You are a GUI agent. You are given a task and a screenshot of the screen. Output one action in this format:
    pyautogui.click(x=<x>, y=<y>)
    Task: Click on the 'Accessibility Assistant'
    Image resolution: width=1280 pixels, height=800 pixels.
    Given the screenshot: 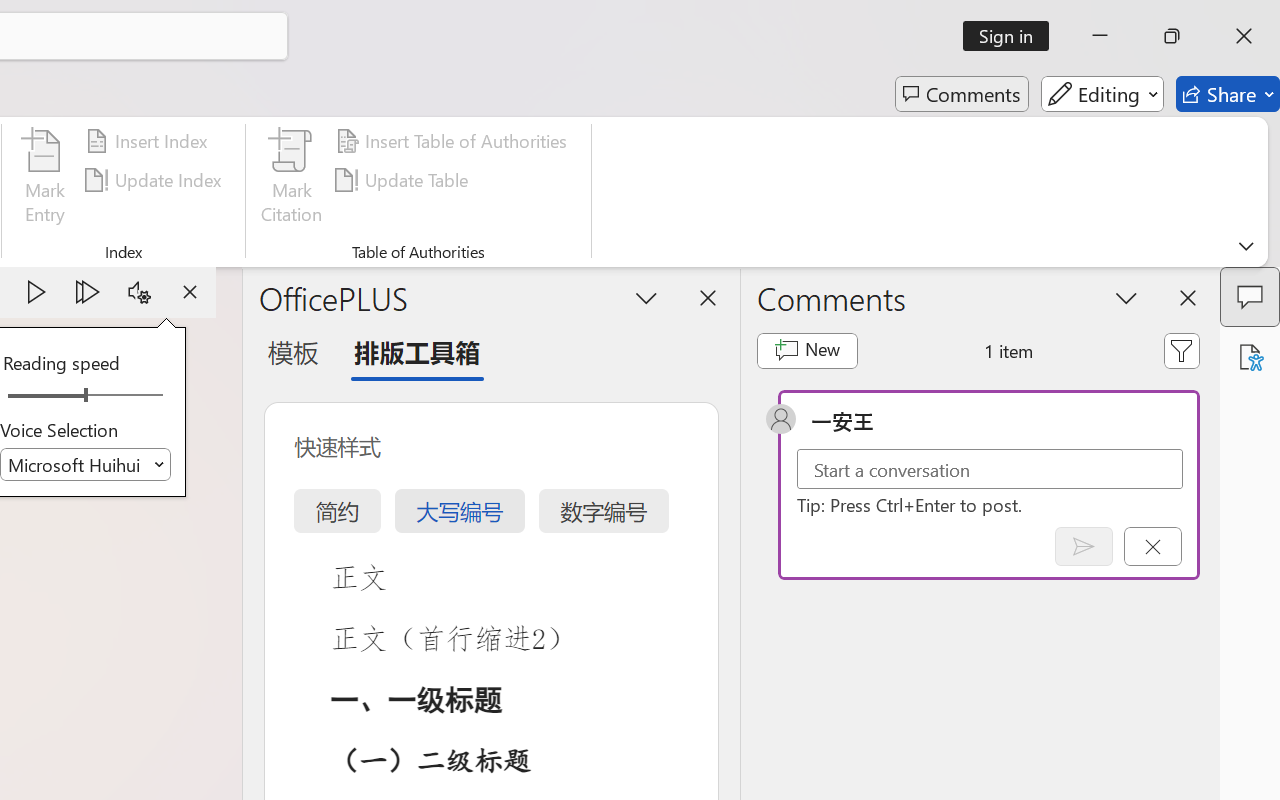 What is the action you would take?
    pyautogui.click(x=1248, y=357)
    